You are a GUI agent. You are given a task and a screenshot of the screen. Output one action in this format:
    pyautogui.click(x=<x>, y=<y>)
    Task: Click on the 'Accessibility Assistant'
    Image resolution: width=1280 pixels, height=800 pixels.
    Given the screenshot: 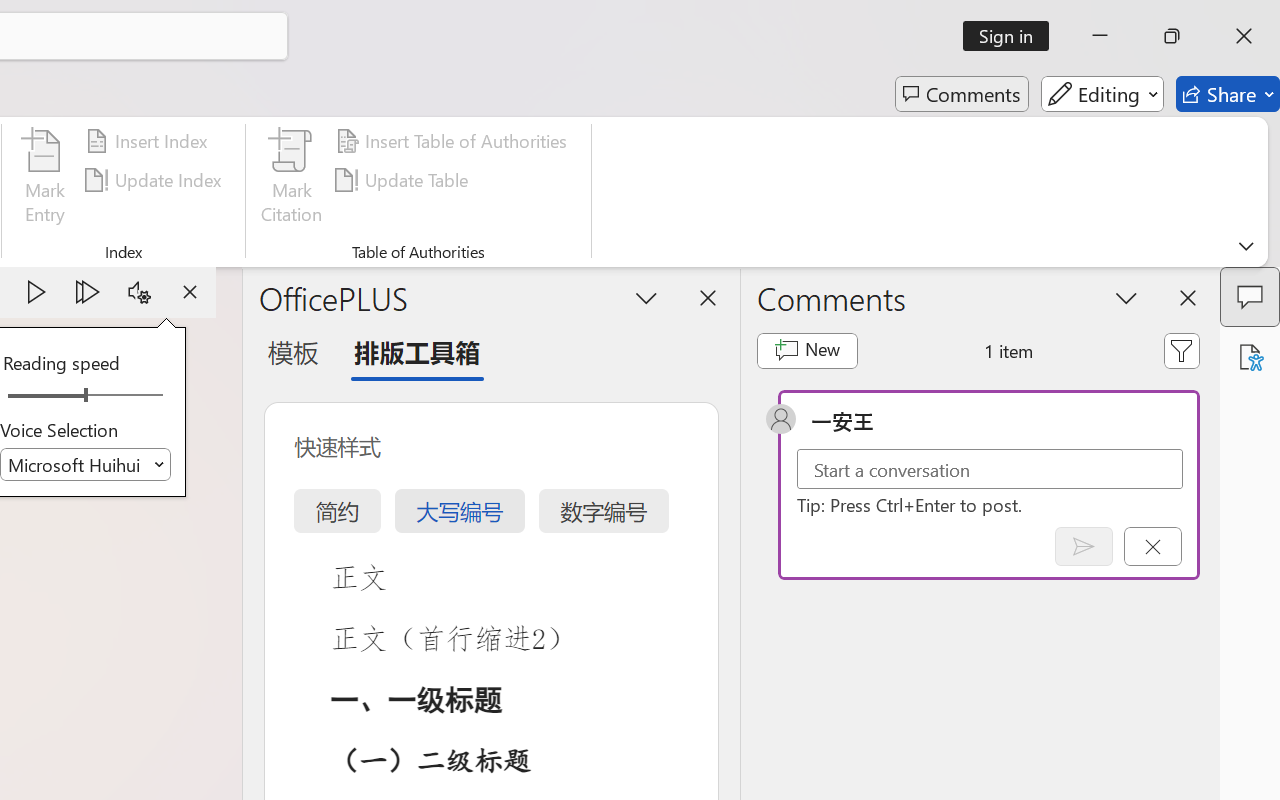 What is the action you would take?
    pyautogui.click(x=1248, y=357)
    